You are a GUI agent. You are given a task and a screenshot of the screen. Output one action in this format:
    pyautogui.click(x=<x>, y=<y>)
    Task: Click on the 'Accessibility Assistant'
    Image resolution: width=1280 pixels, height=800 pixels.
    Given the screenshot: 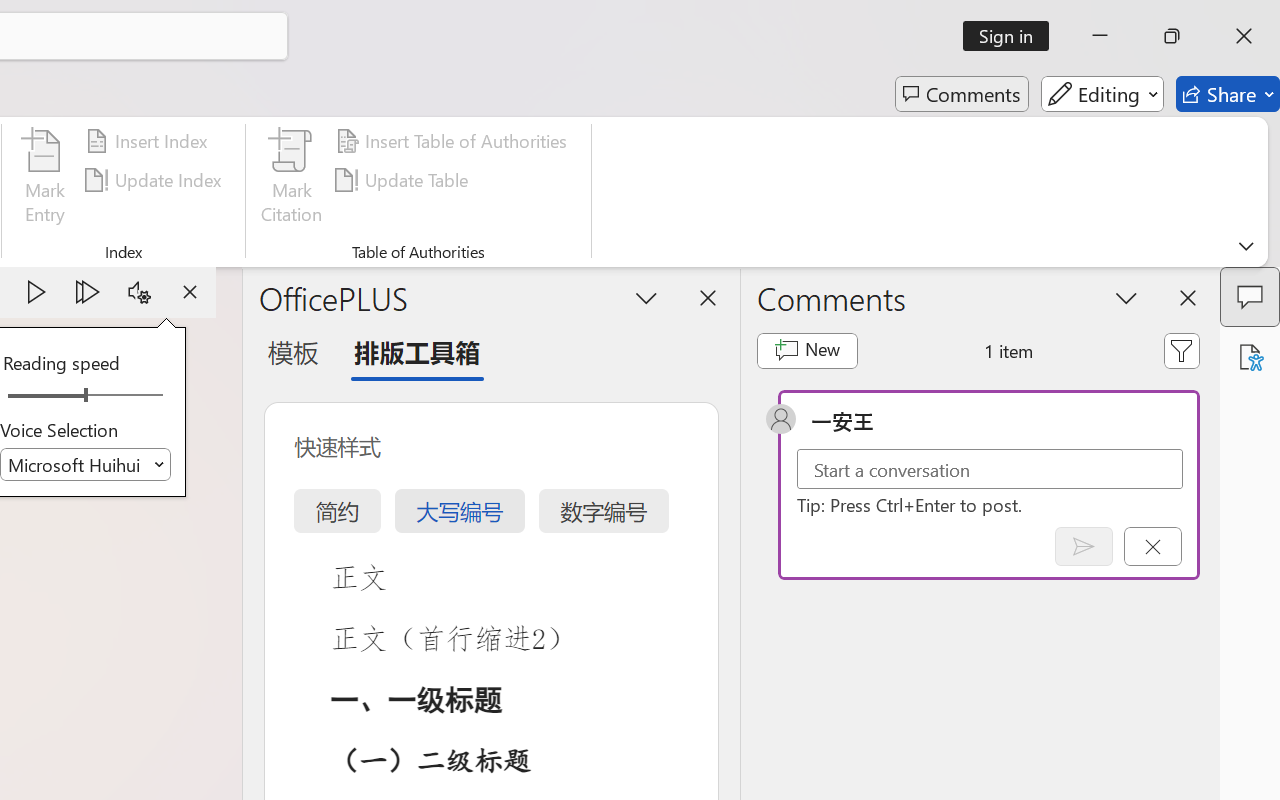 What is the action you would take?
    pyautogui.click(x=1248, y=357)
    